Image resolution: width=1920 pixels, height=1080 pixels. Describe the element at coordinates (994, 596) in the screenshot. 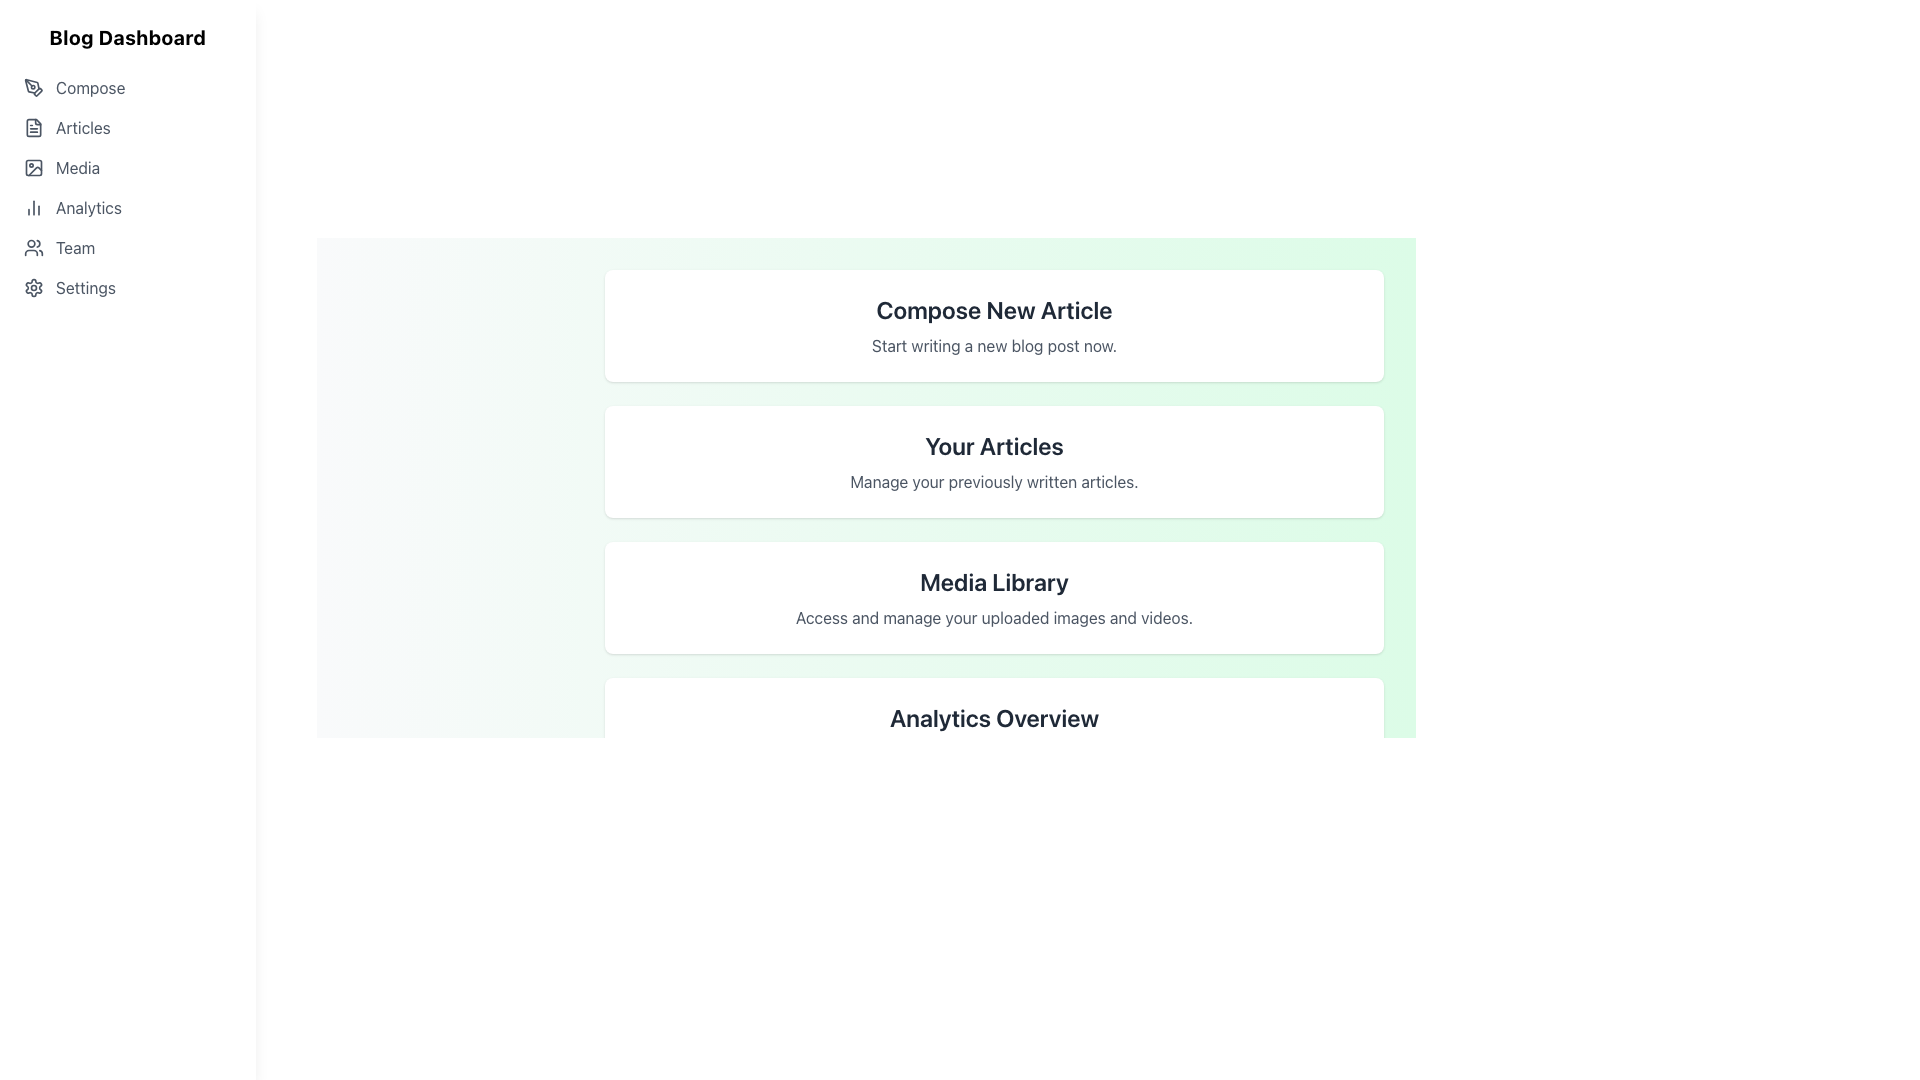

I see `the Media Library card, which is the third card in a vertical sequence` at that location.